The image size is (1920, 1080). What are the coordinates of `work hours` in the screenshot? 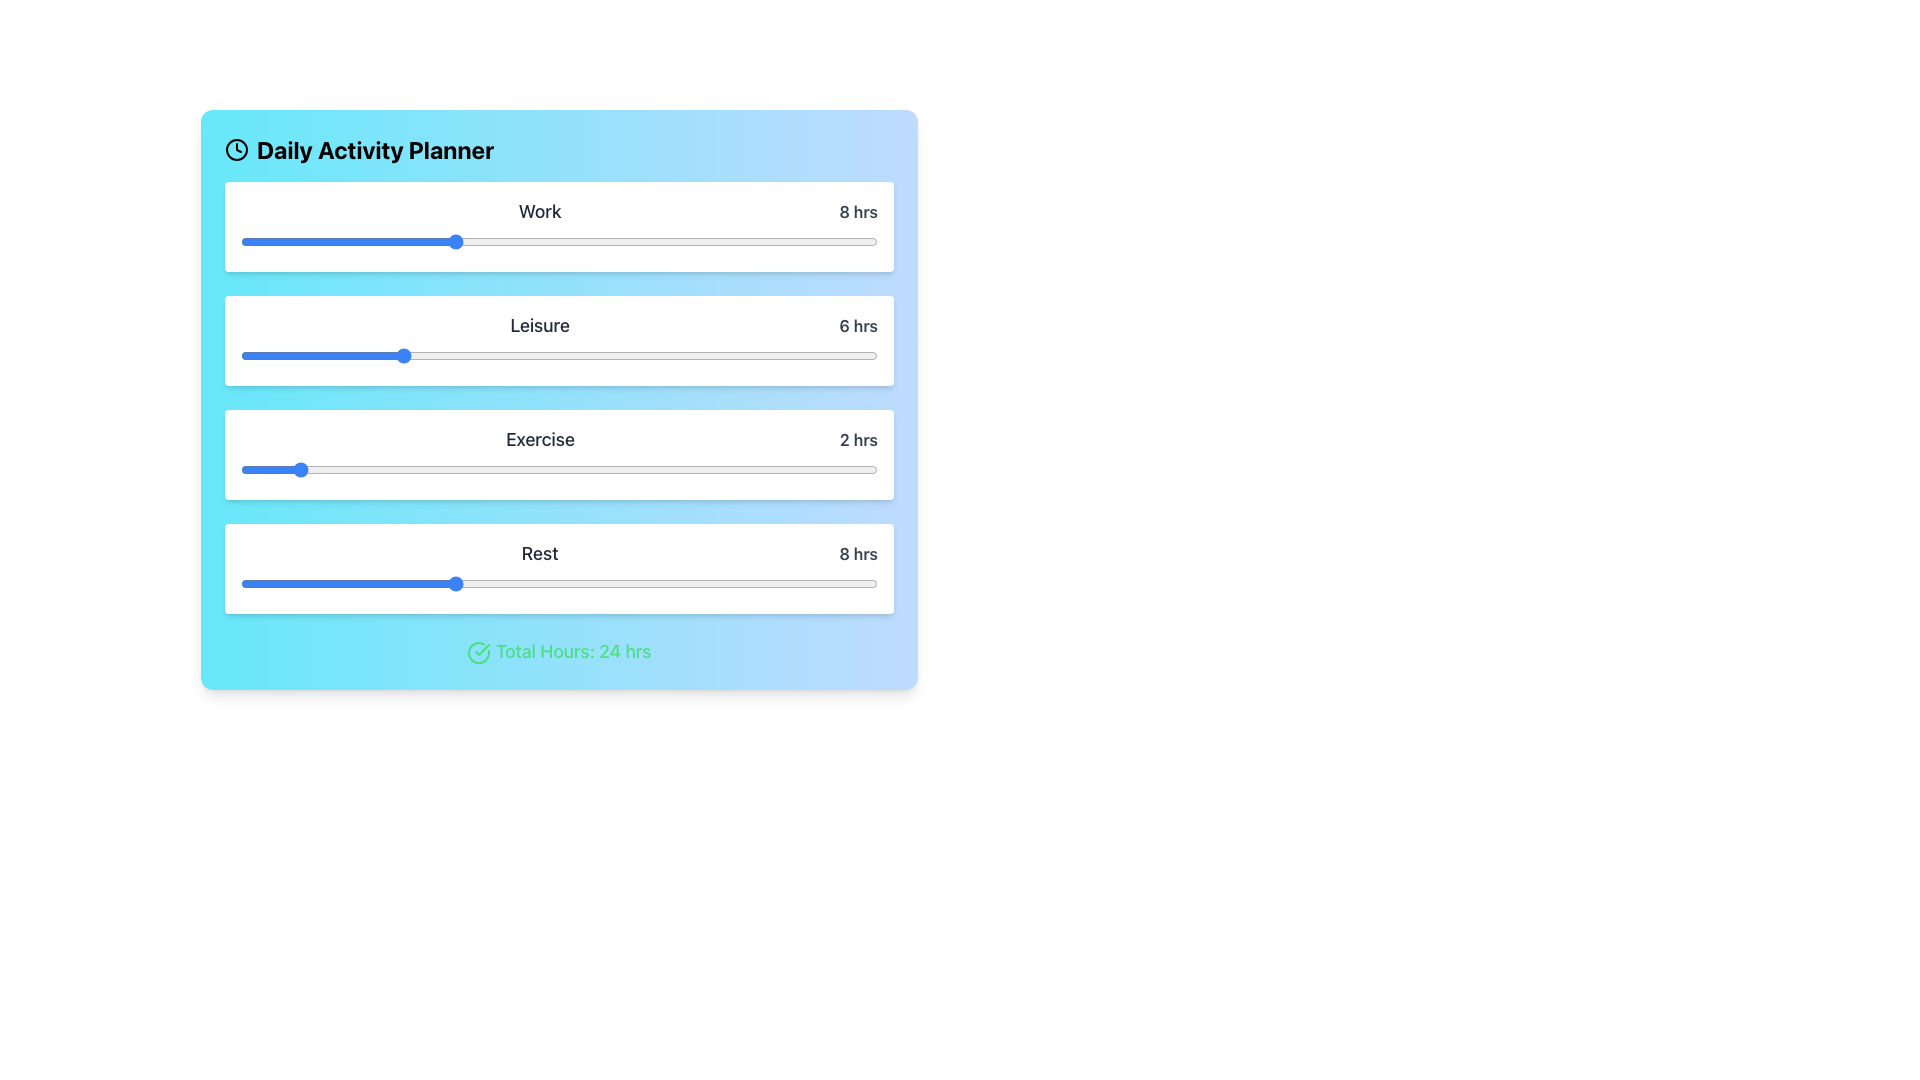 It's located at (532, 241).